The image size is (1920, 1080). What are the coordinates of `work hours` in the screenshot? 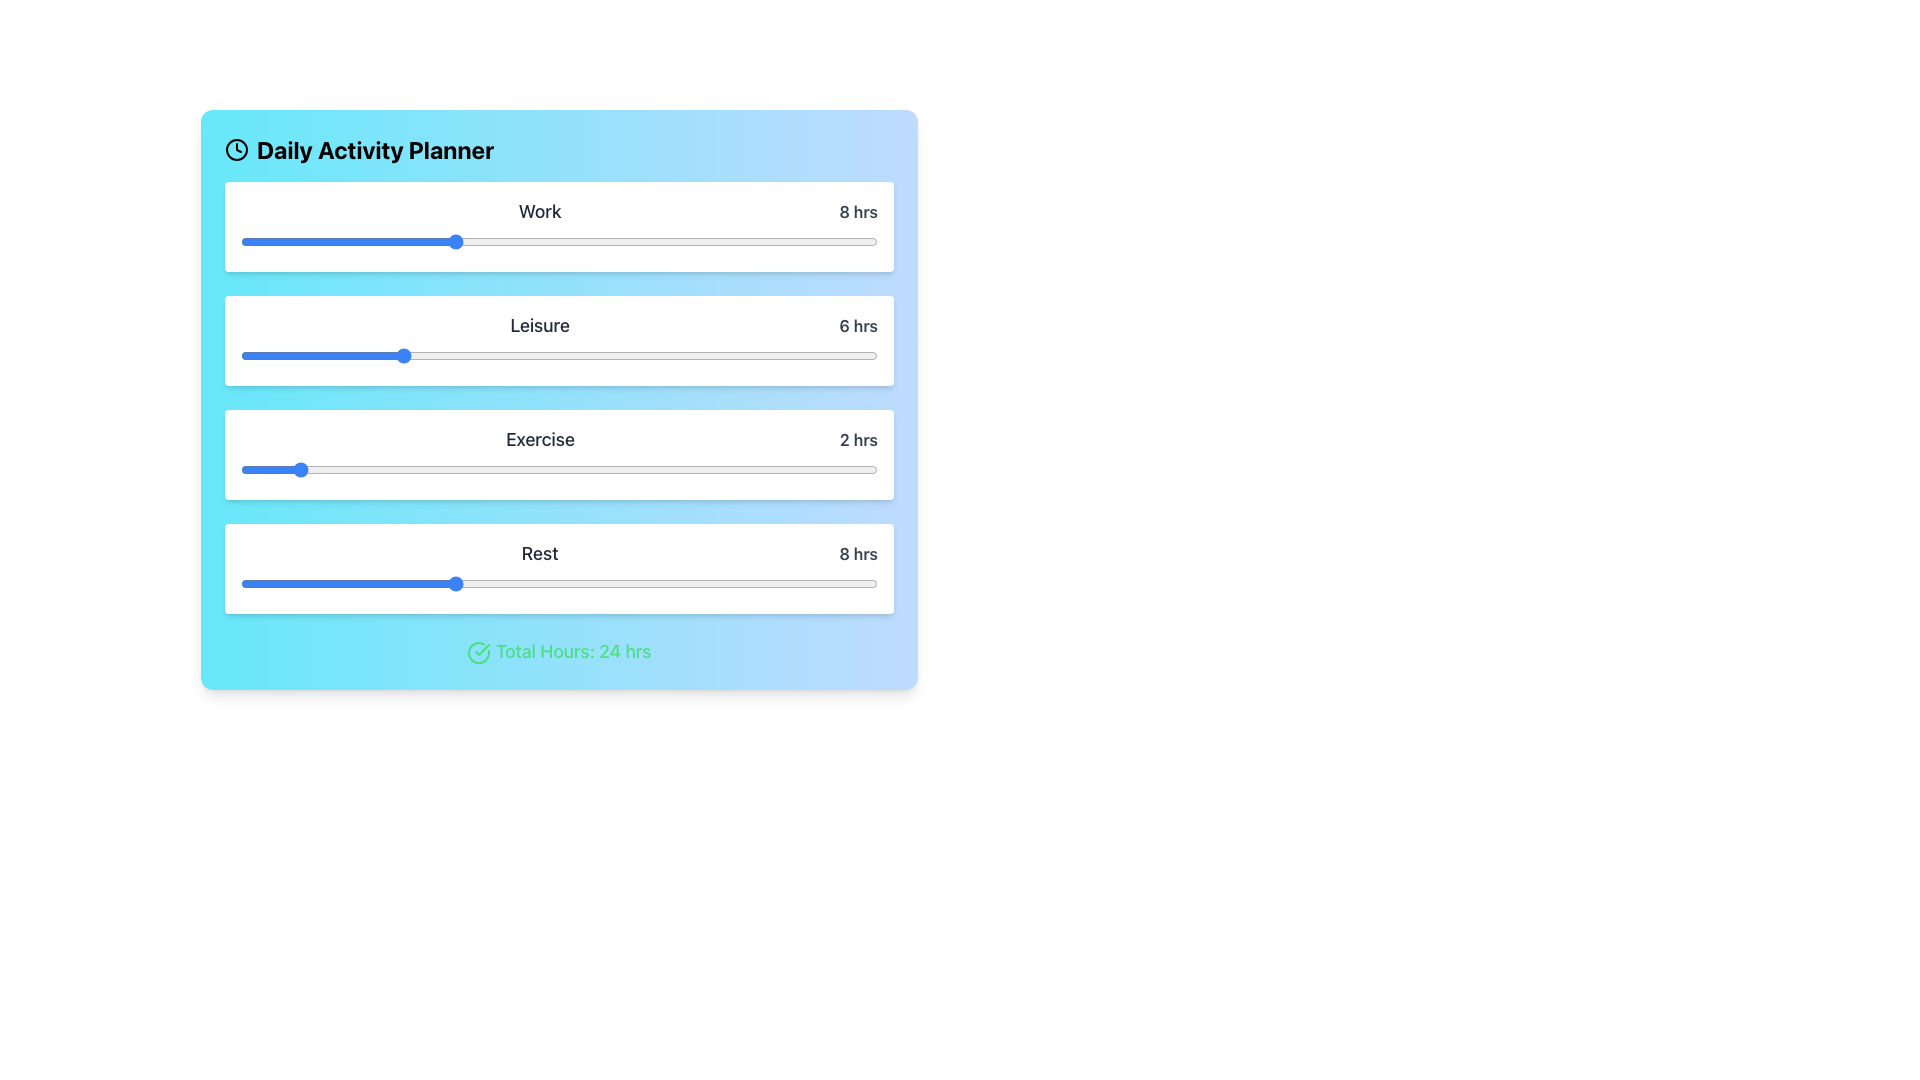 It's located at (532, 241).